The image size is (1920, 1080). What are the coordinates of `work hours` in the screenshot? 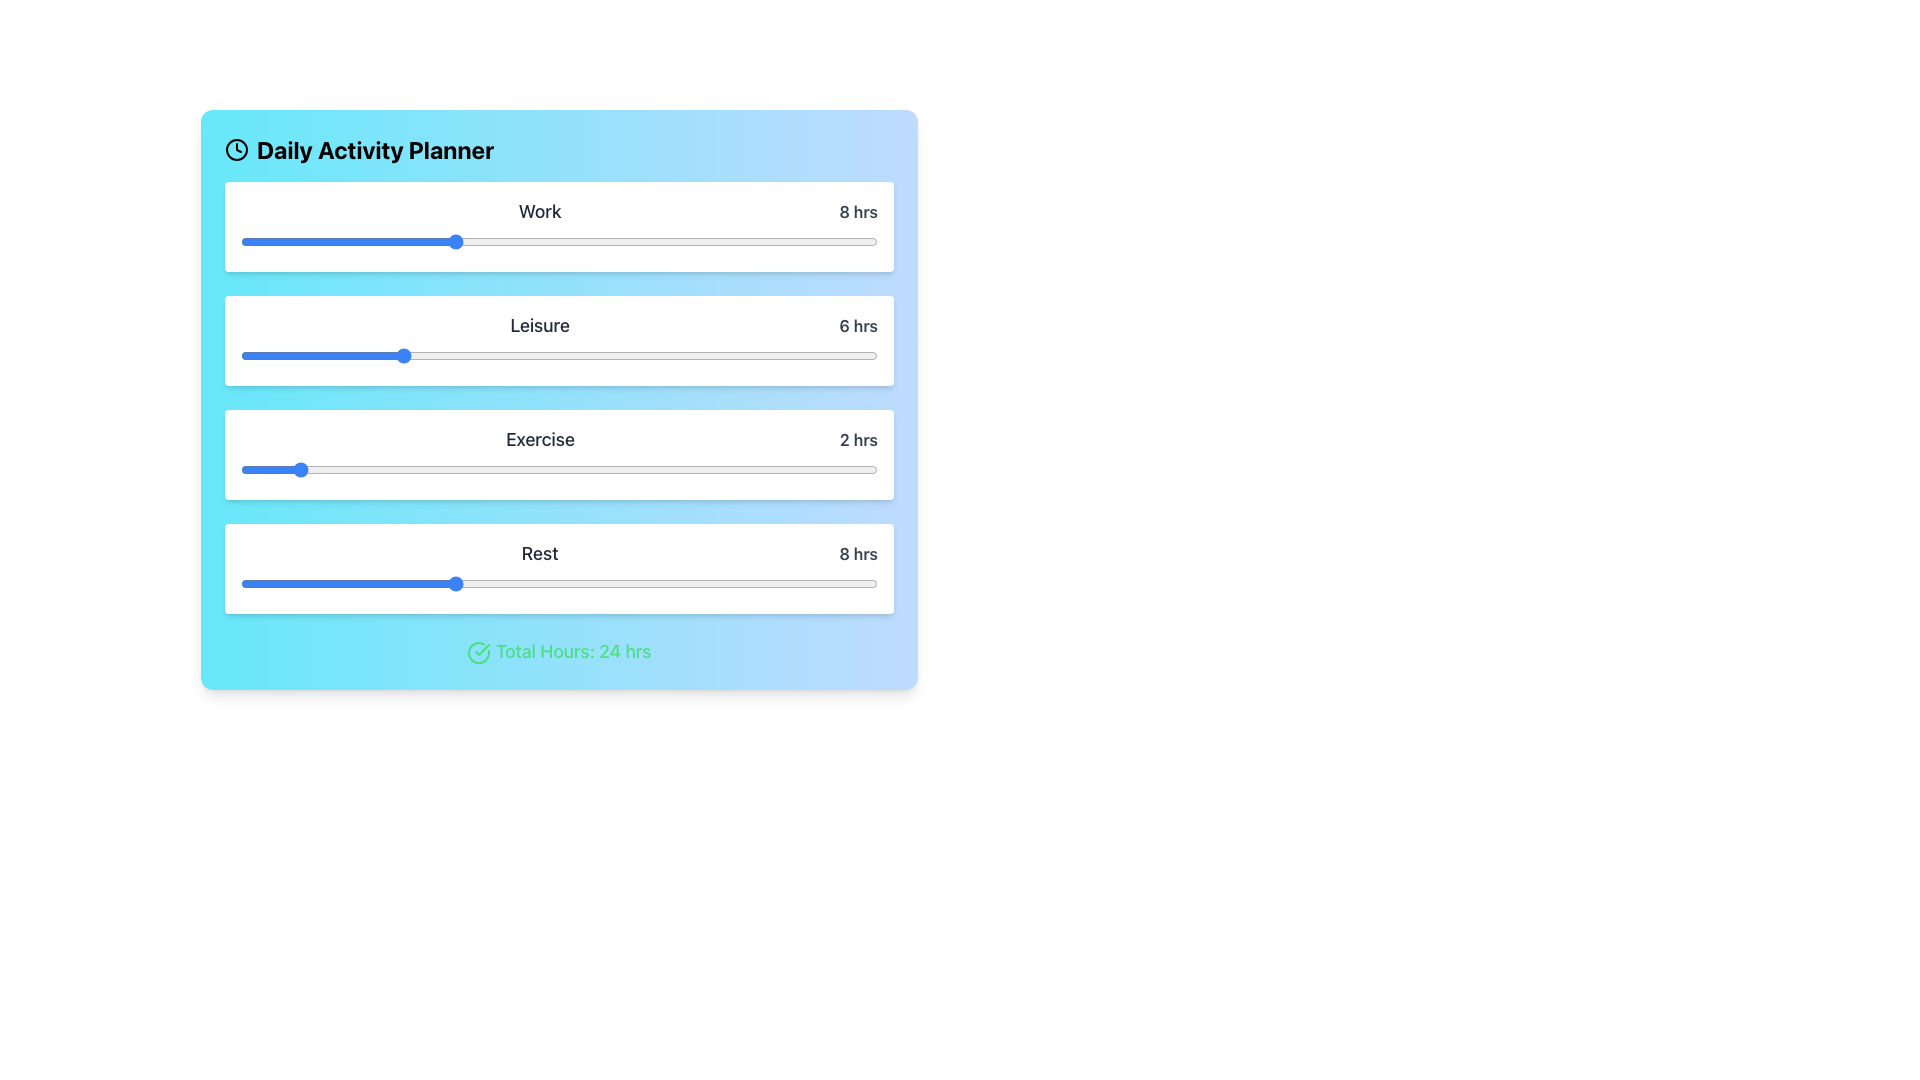 It's located at (532, 241).